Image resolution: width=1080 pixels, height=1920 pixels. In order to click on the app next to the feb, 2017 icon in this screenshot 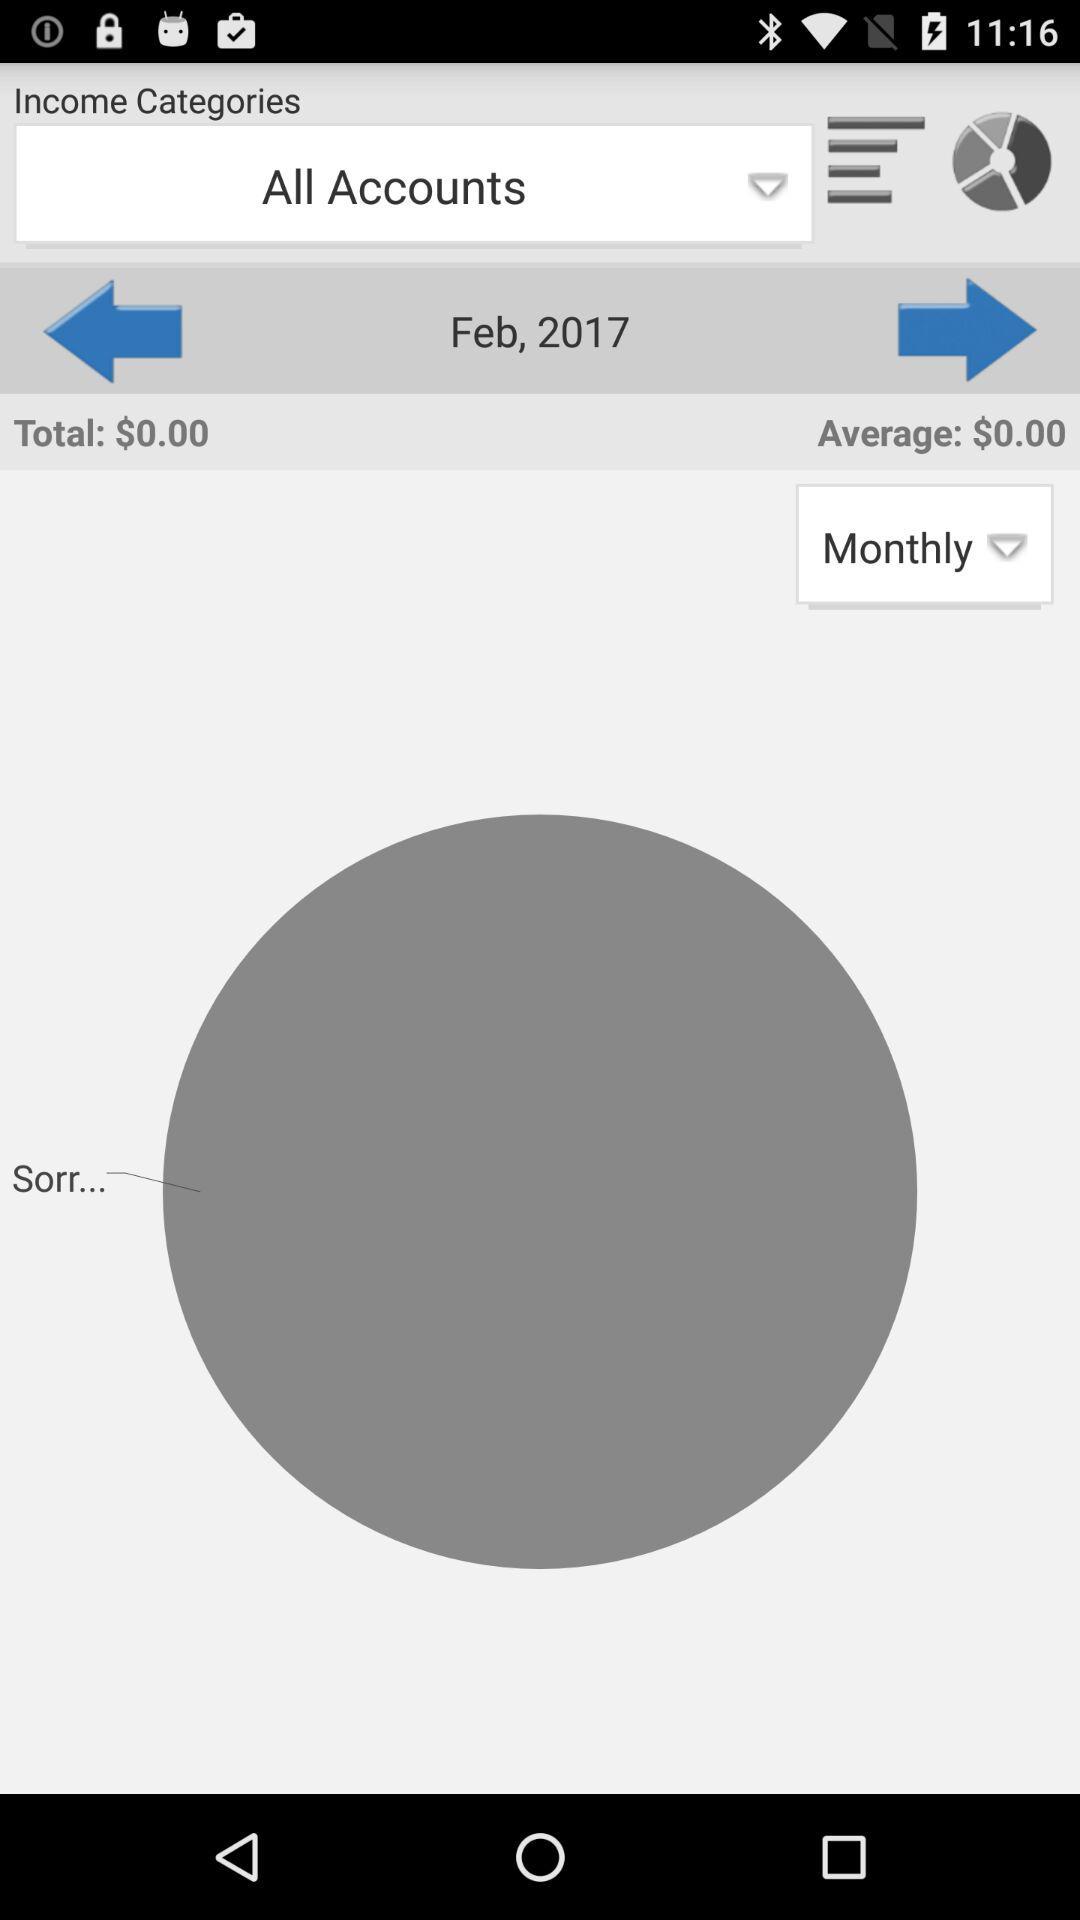, I will do `click(110, 330)`.